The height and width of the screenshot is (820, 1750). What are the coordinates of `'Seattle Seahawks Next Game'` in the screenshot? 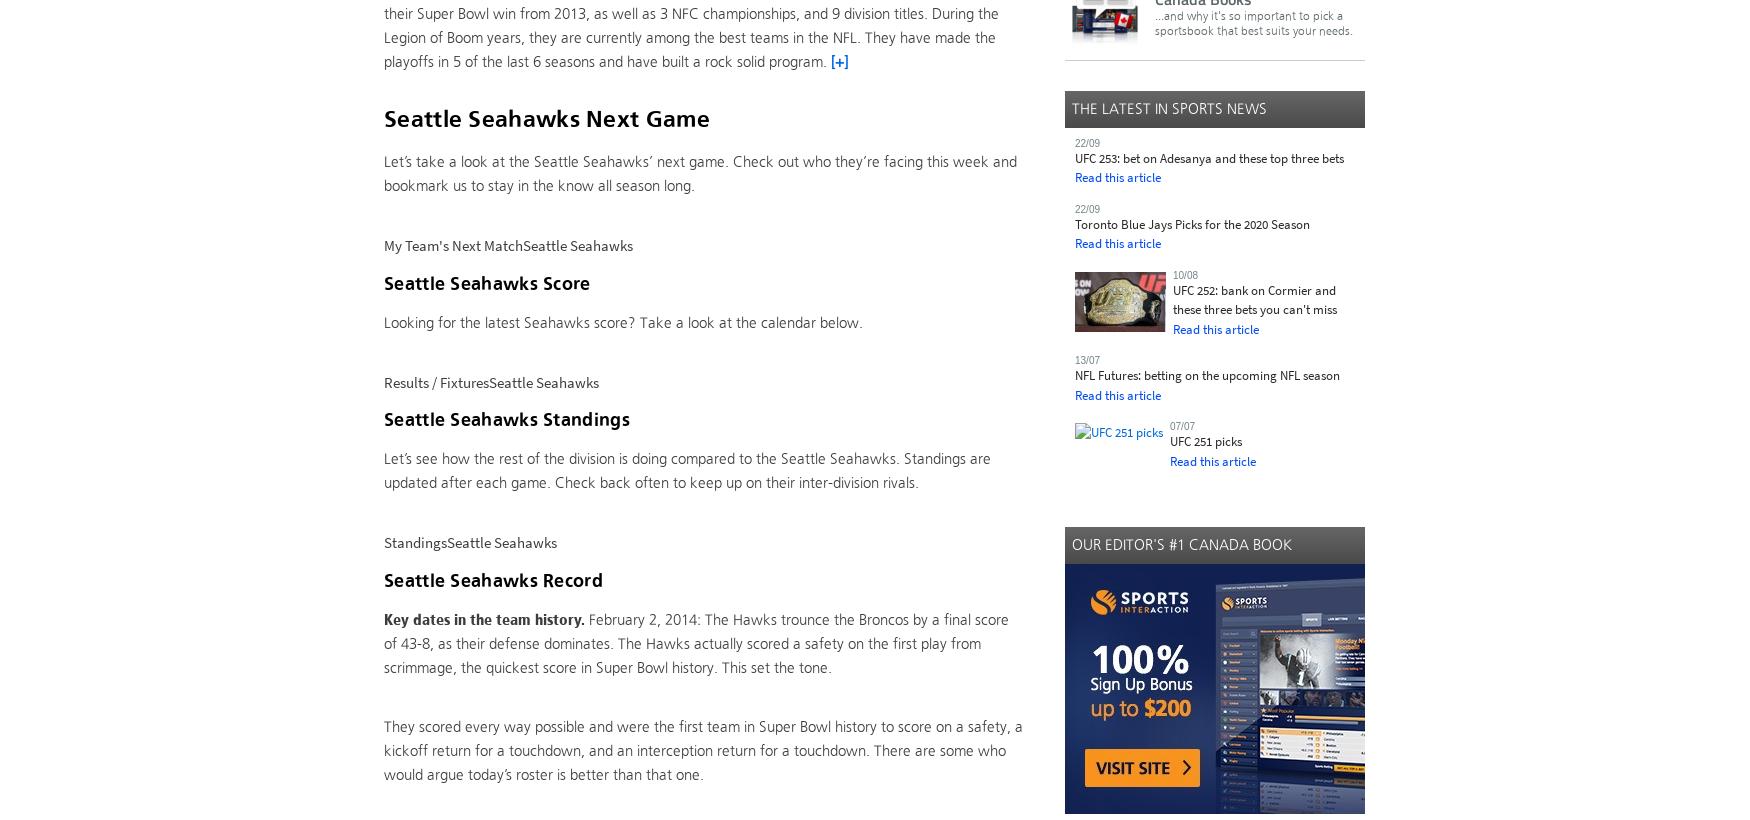 It's located at (545, 117).